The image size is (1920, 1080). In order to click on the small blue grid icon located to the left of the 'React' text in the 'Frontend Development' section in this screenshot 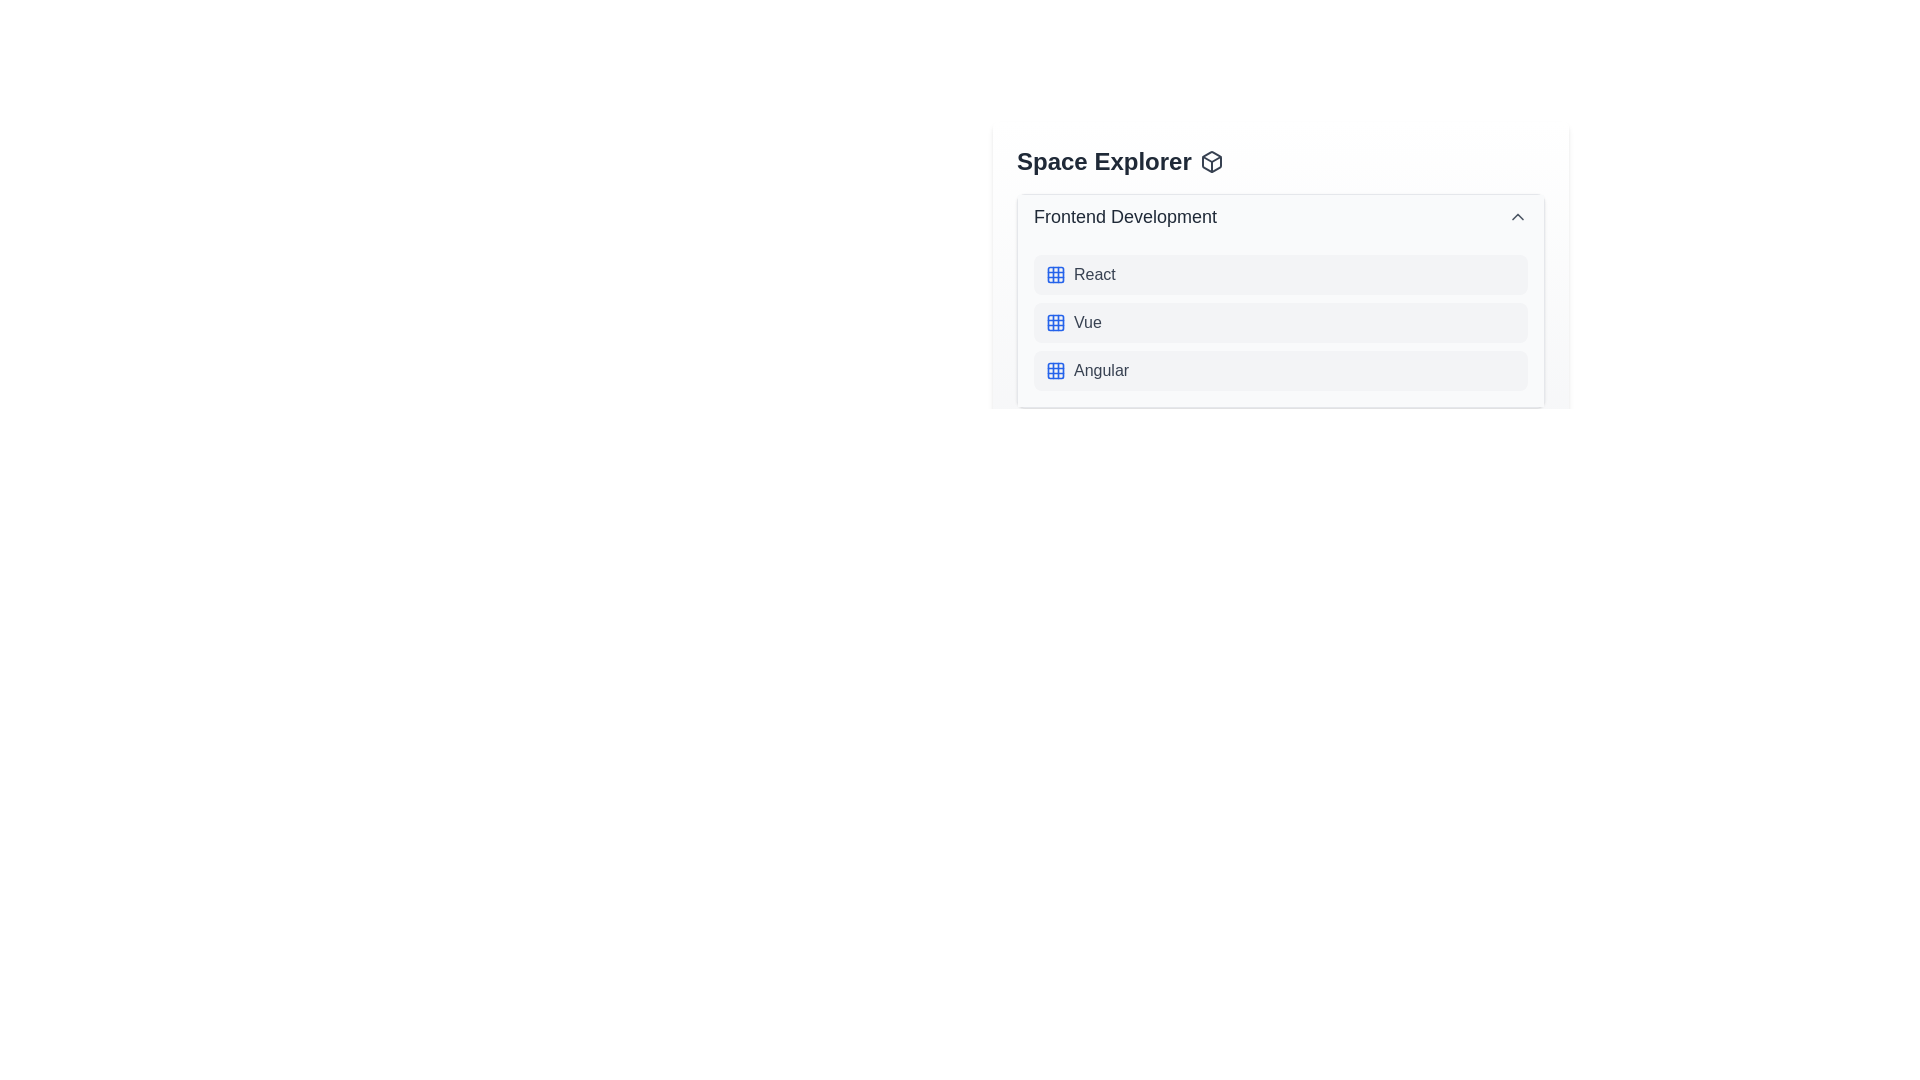, I will do `click(1055, 274)`.